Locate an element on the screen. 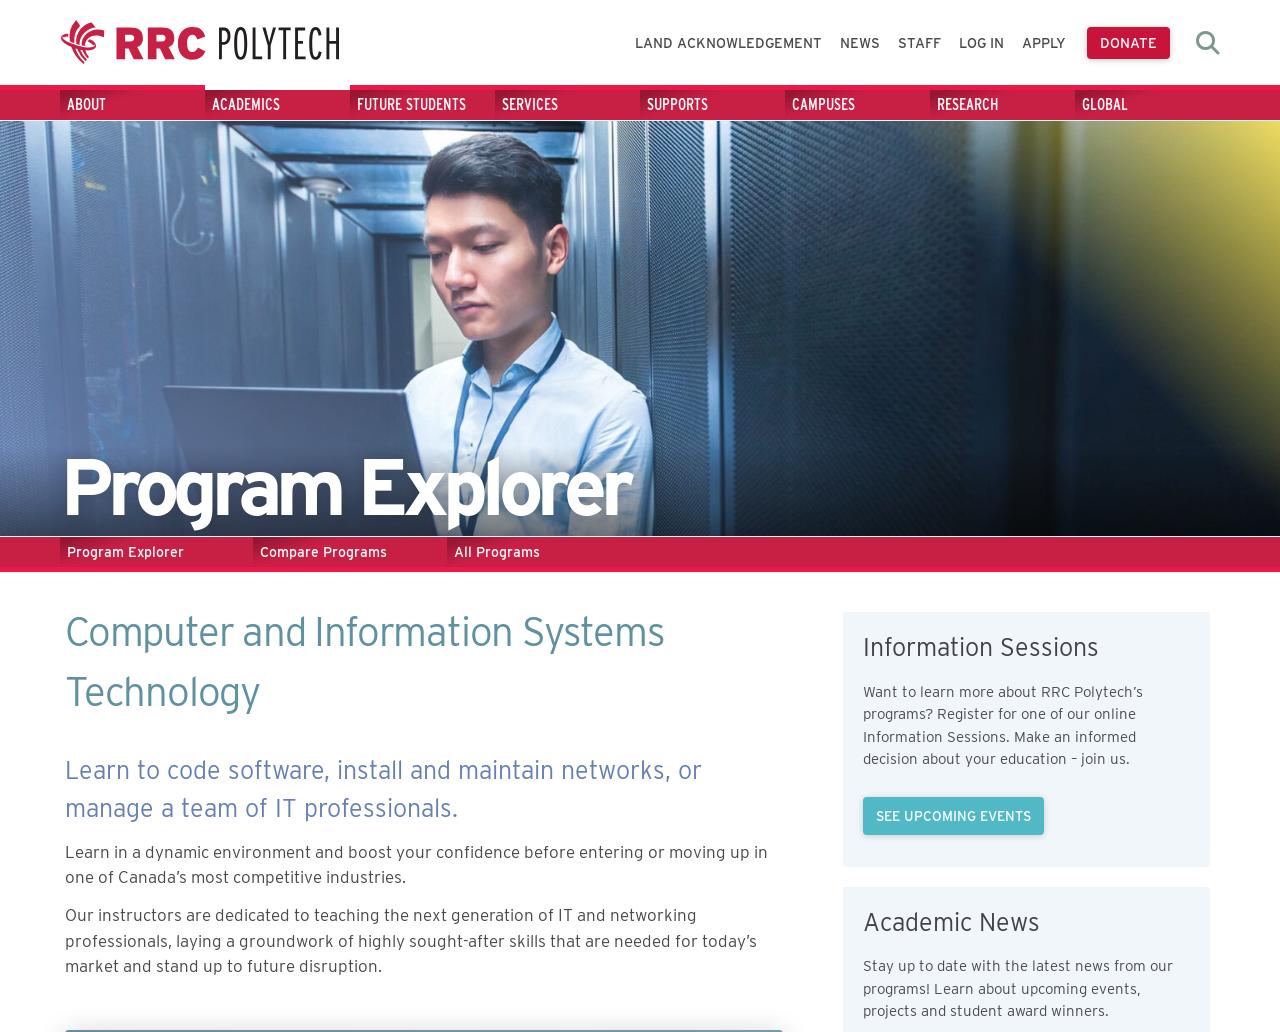 The image size is (1280, 1032). 'Stay up to date with the latest news from our programs! Learn about upcoming events, projects and student award winners.' is located at coordinates (1017, 987).